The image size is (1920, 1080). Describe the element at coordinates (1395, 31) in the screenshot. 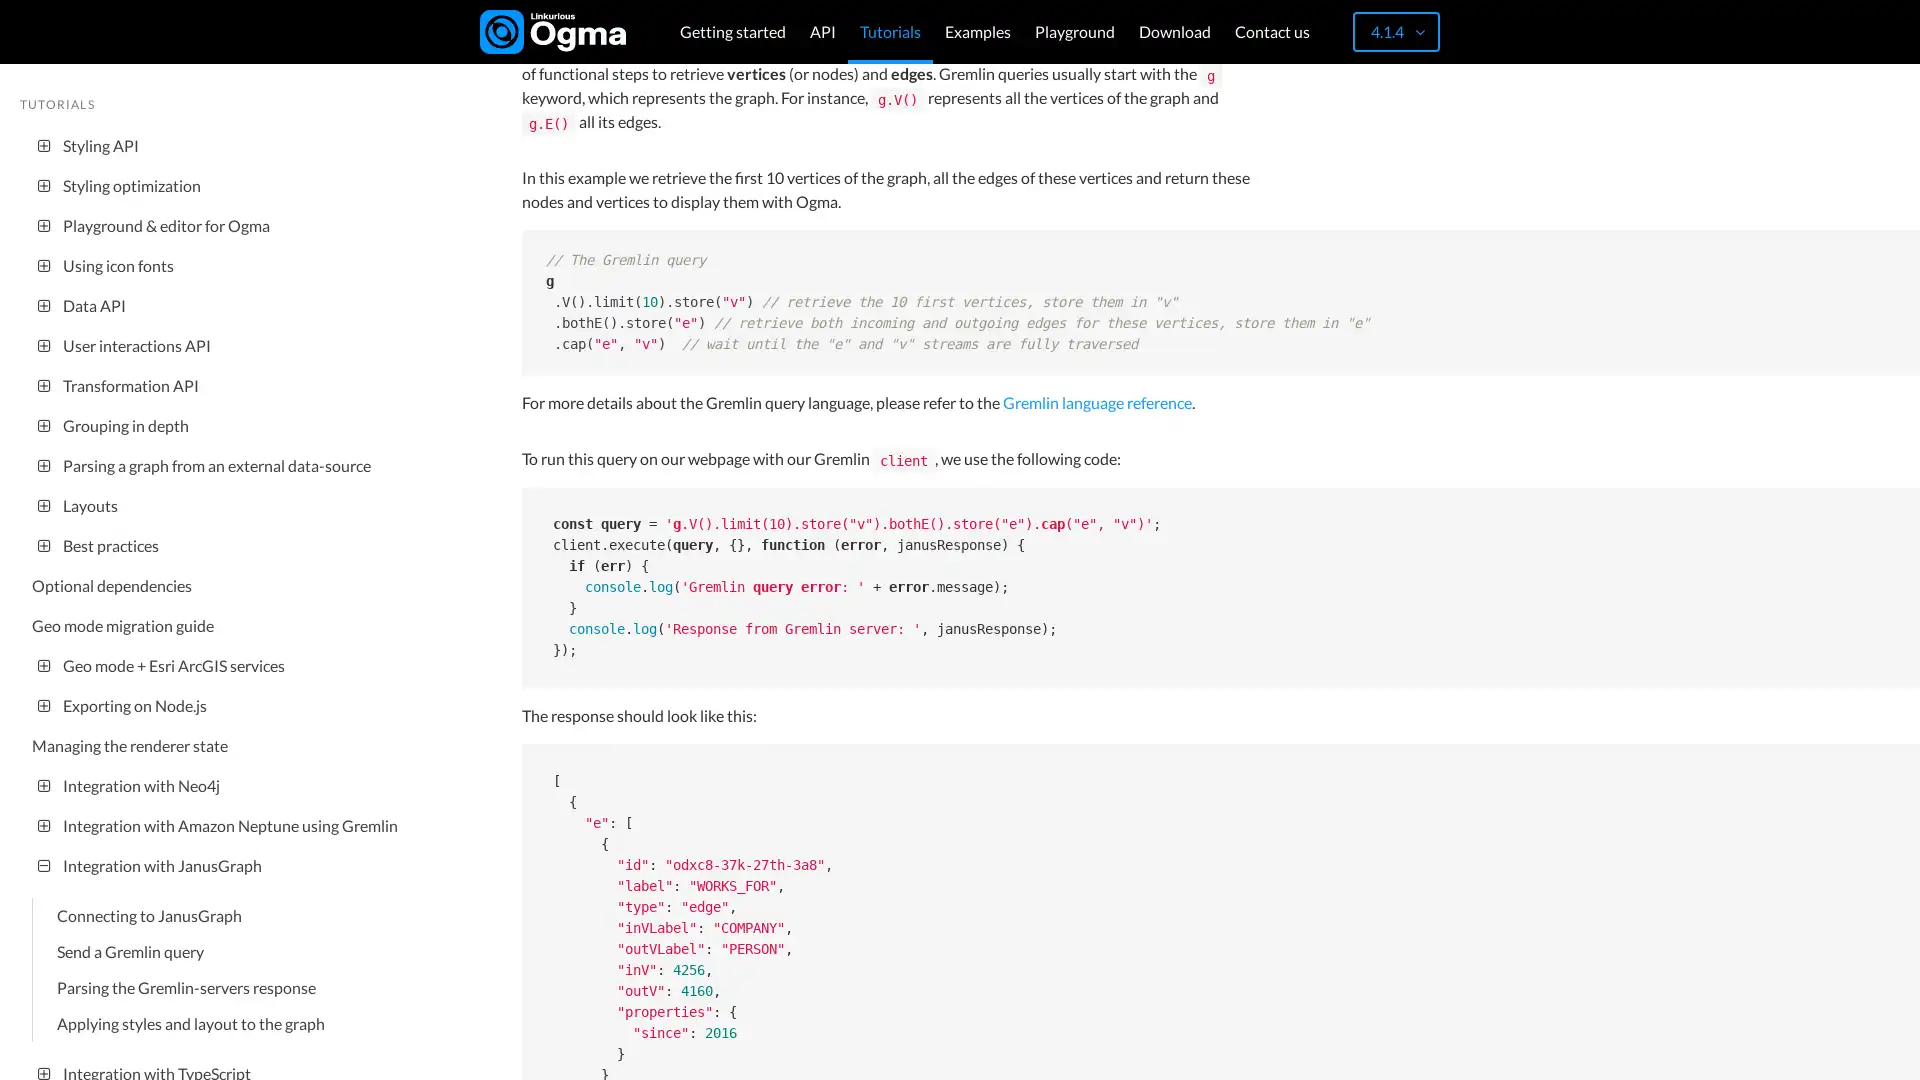

I see `4.1.4` at that location.